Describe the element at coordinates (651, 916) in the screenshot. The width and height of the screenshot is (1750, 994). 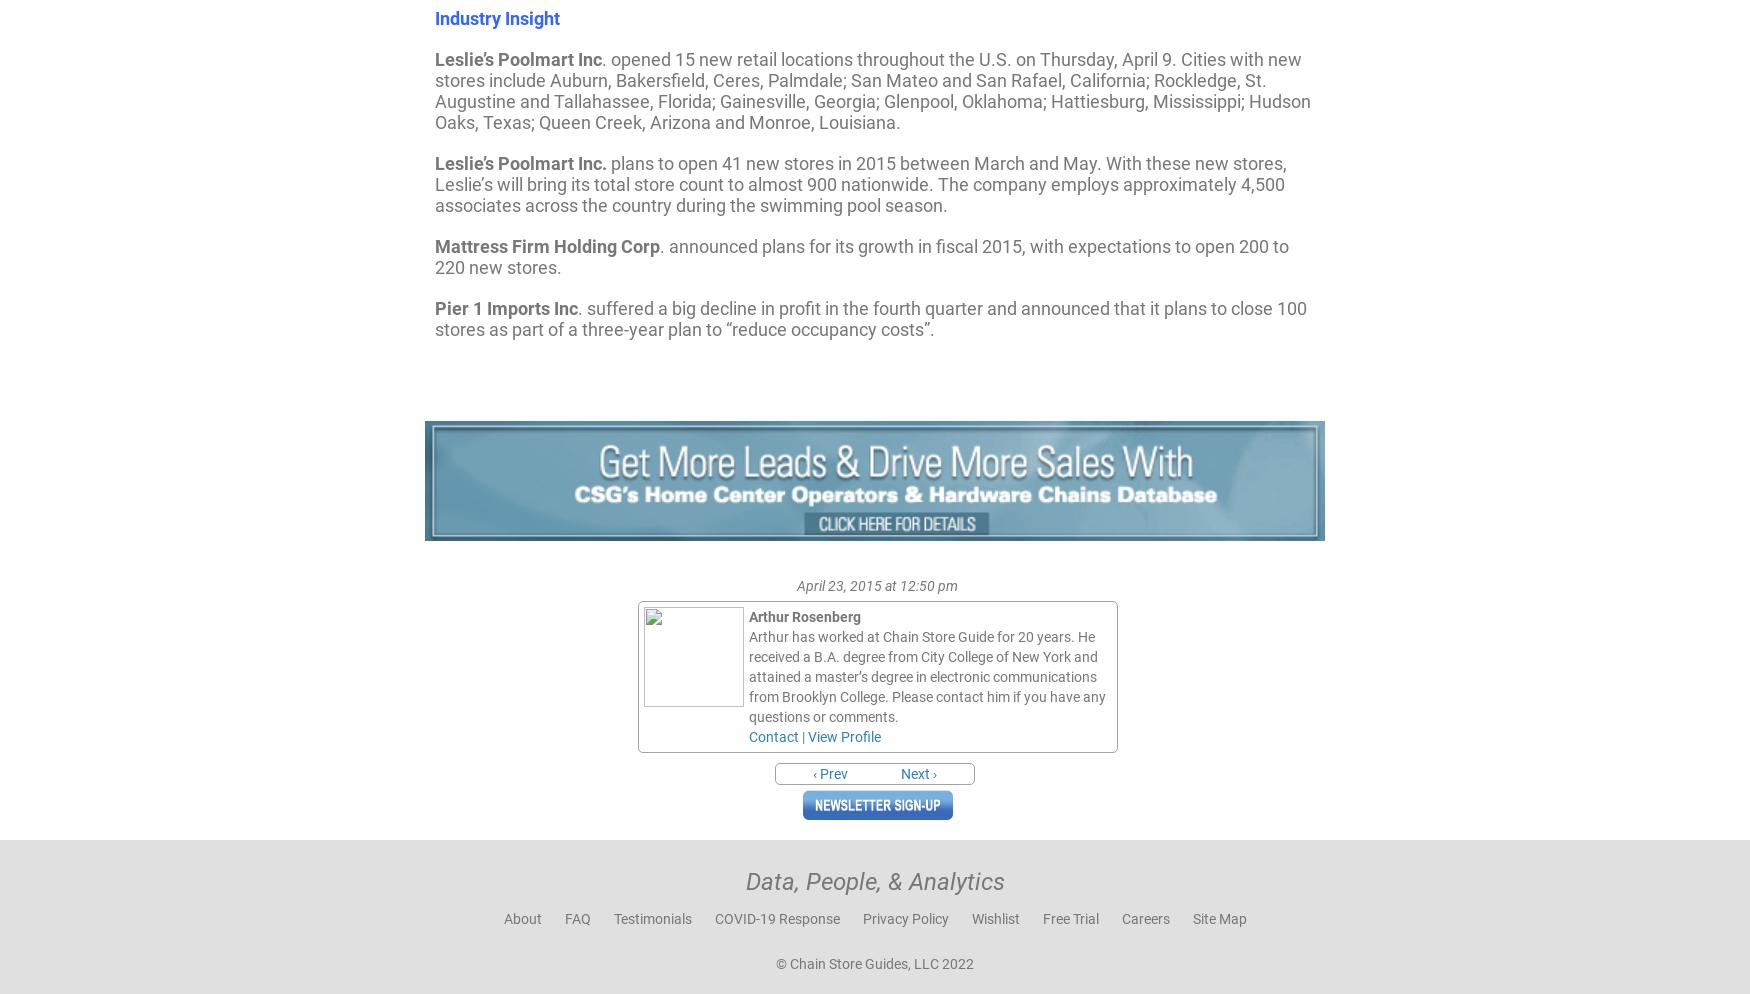
I see `'Testimonials'` at that location.